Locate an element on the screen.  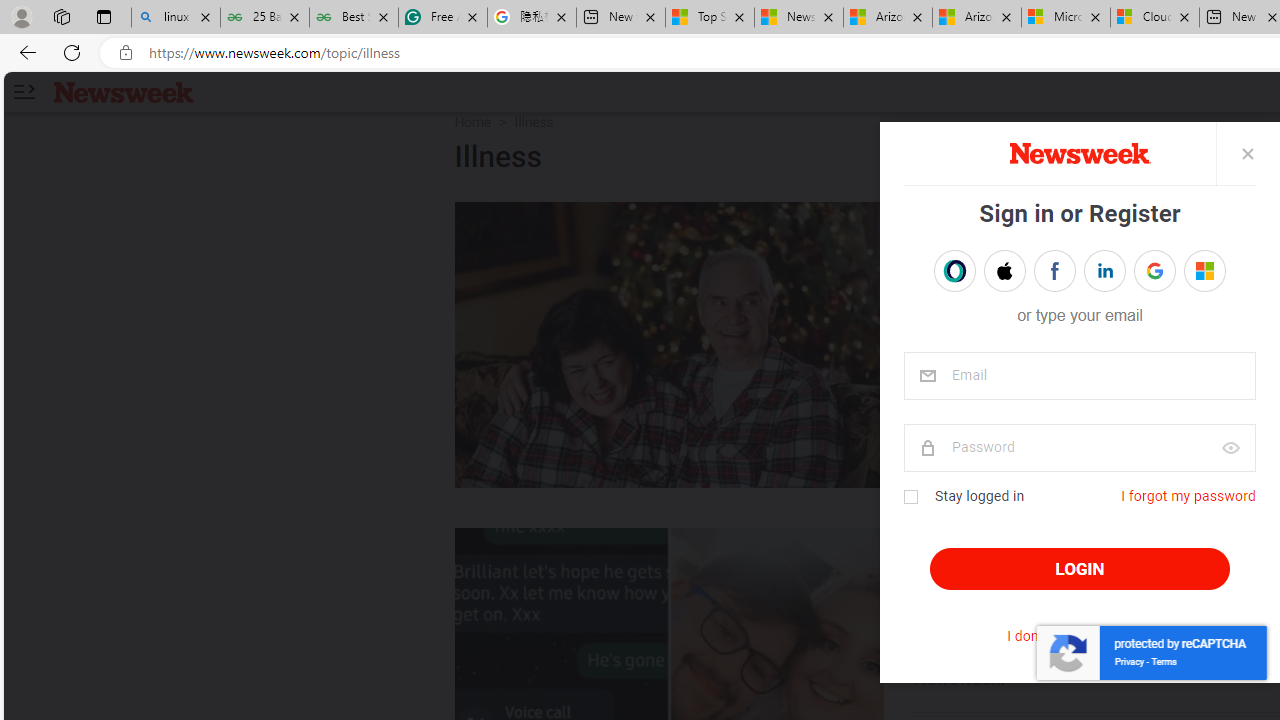
'Sign in with OPENPASS' is located at coordinates (953, 271).